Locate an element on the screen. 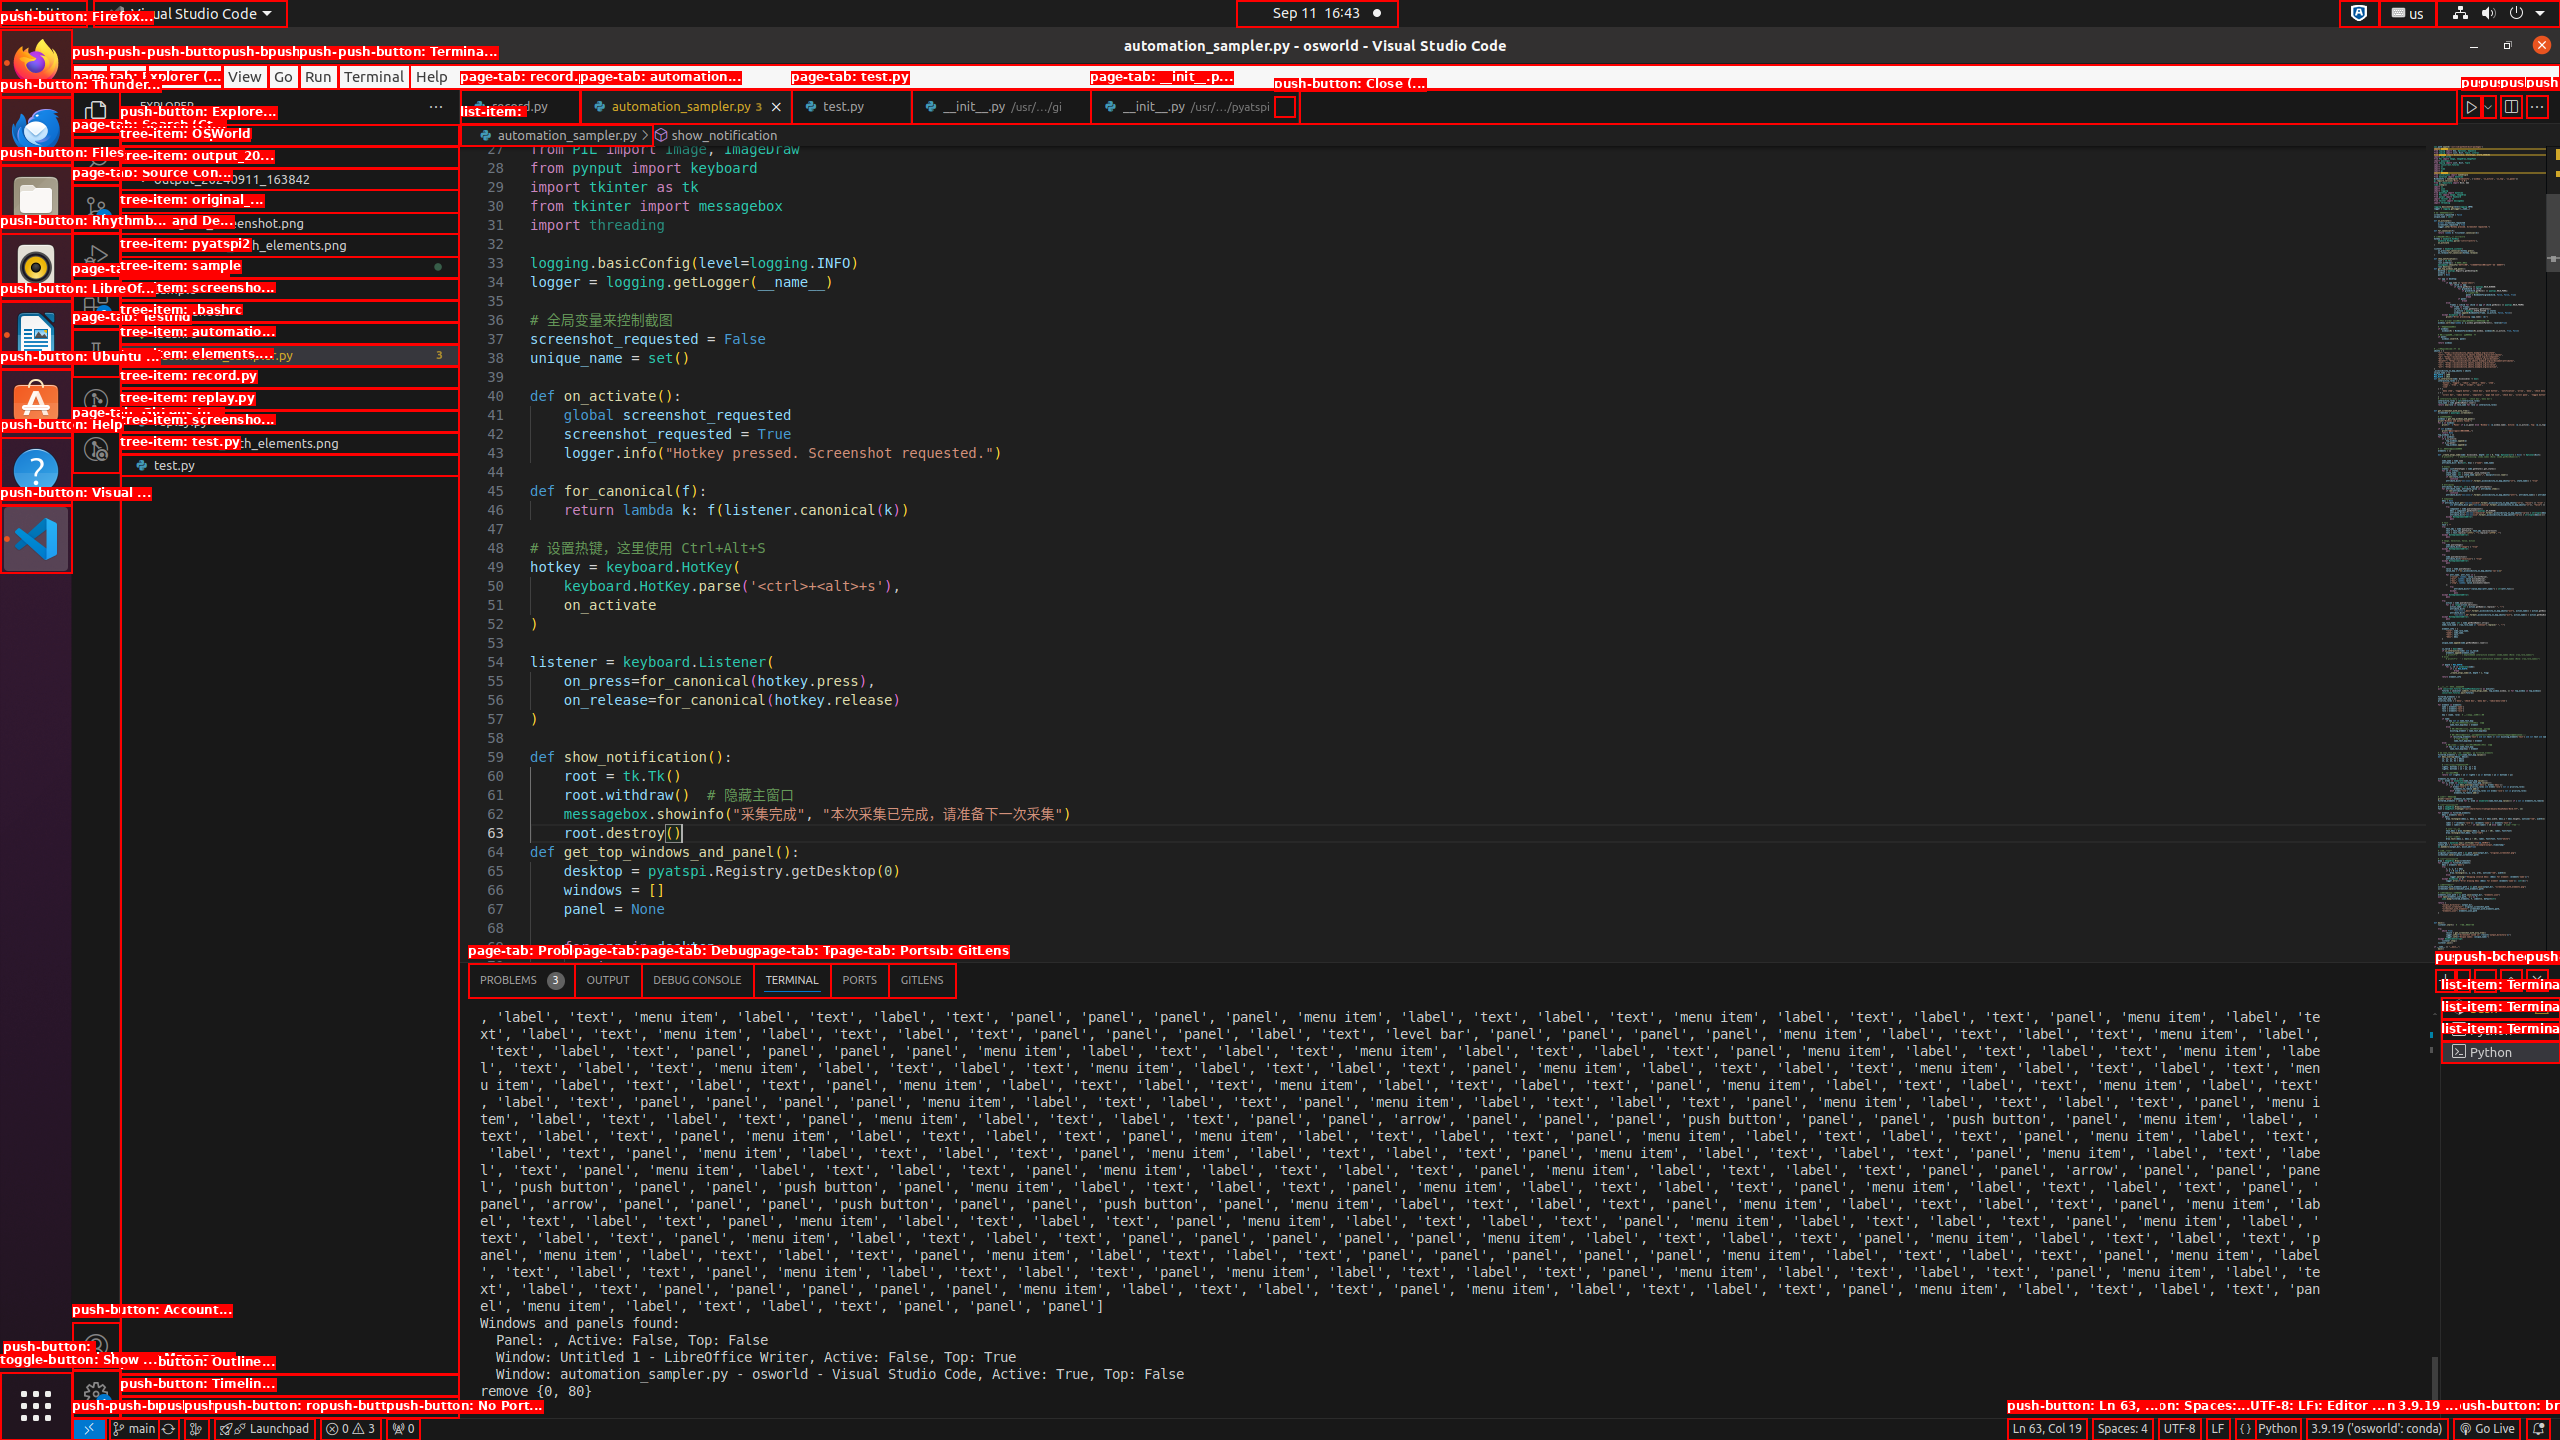  'Extensions (Ctrl+Shift+X) - 2 require update' is located at coordinates (95, 303).